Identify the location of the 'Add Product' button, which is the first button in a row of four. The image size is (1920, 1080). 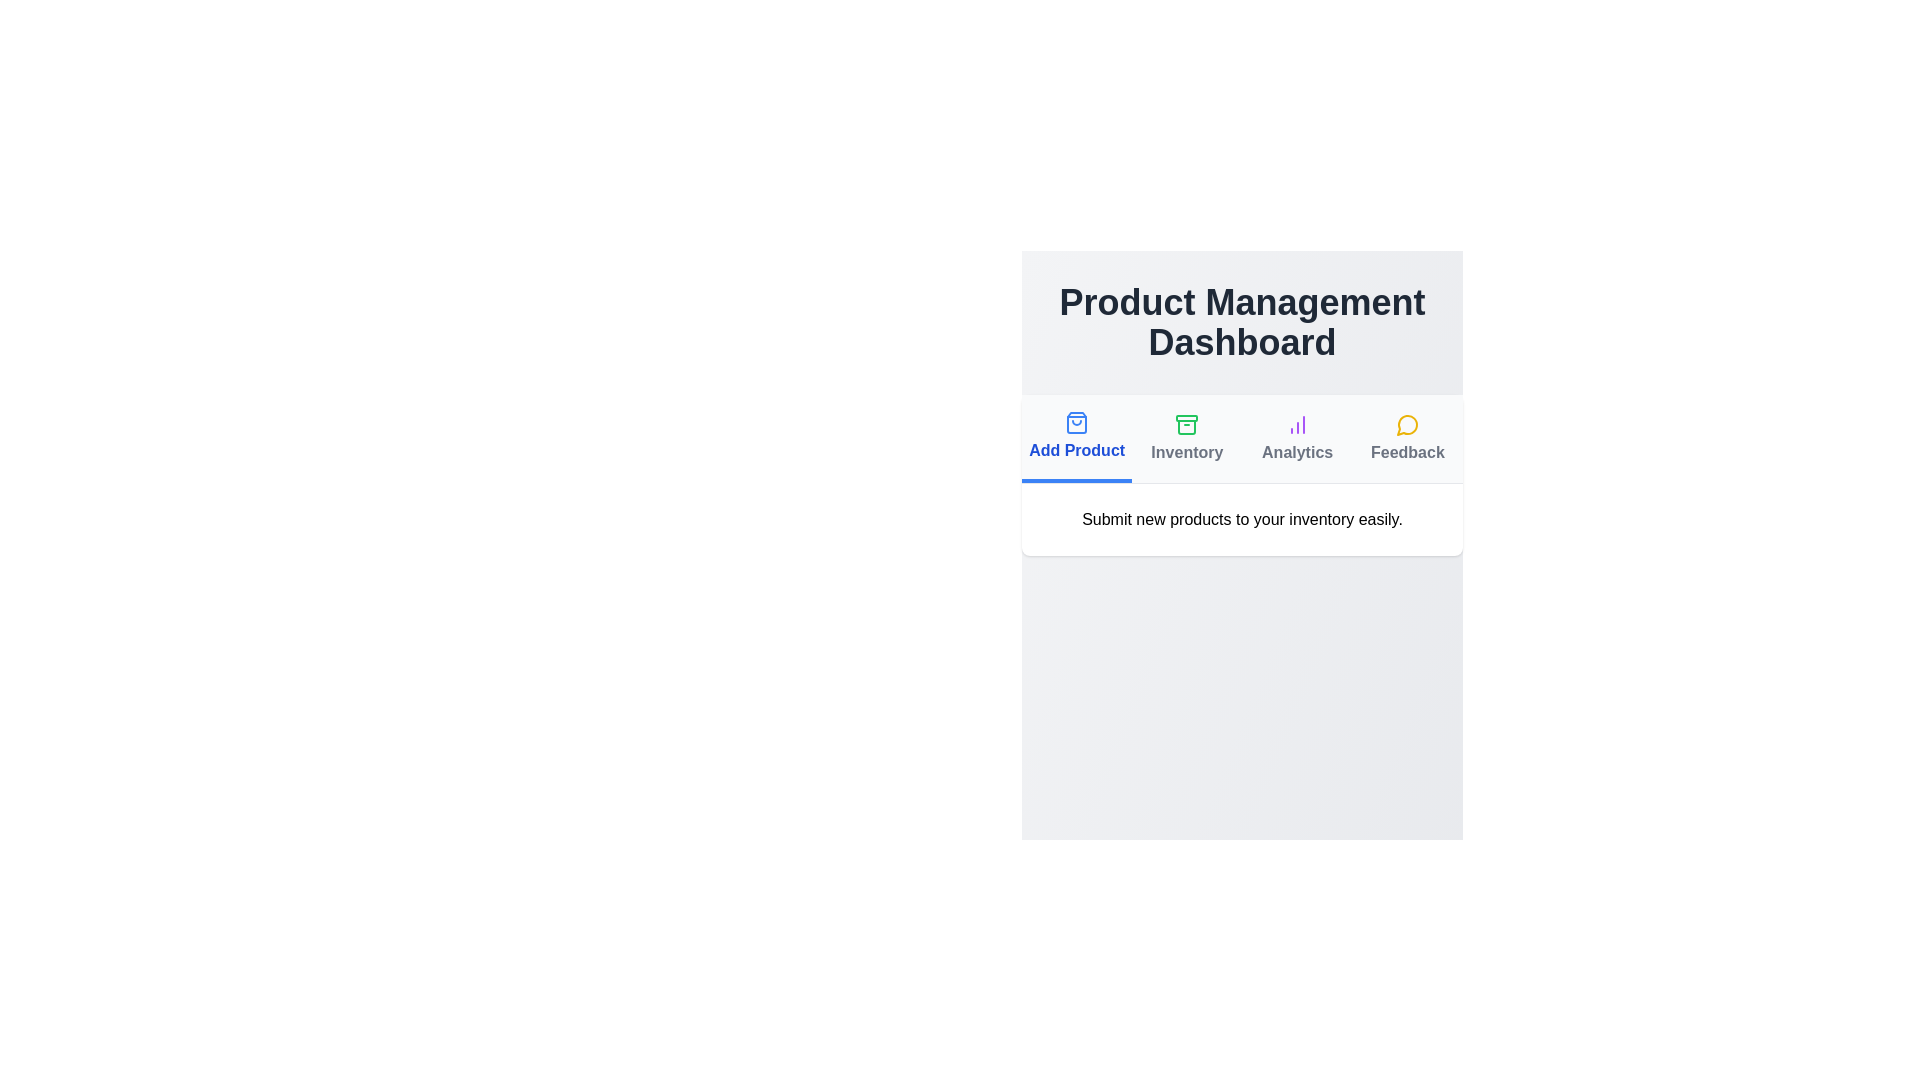
(1076, 435).